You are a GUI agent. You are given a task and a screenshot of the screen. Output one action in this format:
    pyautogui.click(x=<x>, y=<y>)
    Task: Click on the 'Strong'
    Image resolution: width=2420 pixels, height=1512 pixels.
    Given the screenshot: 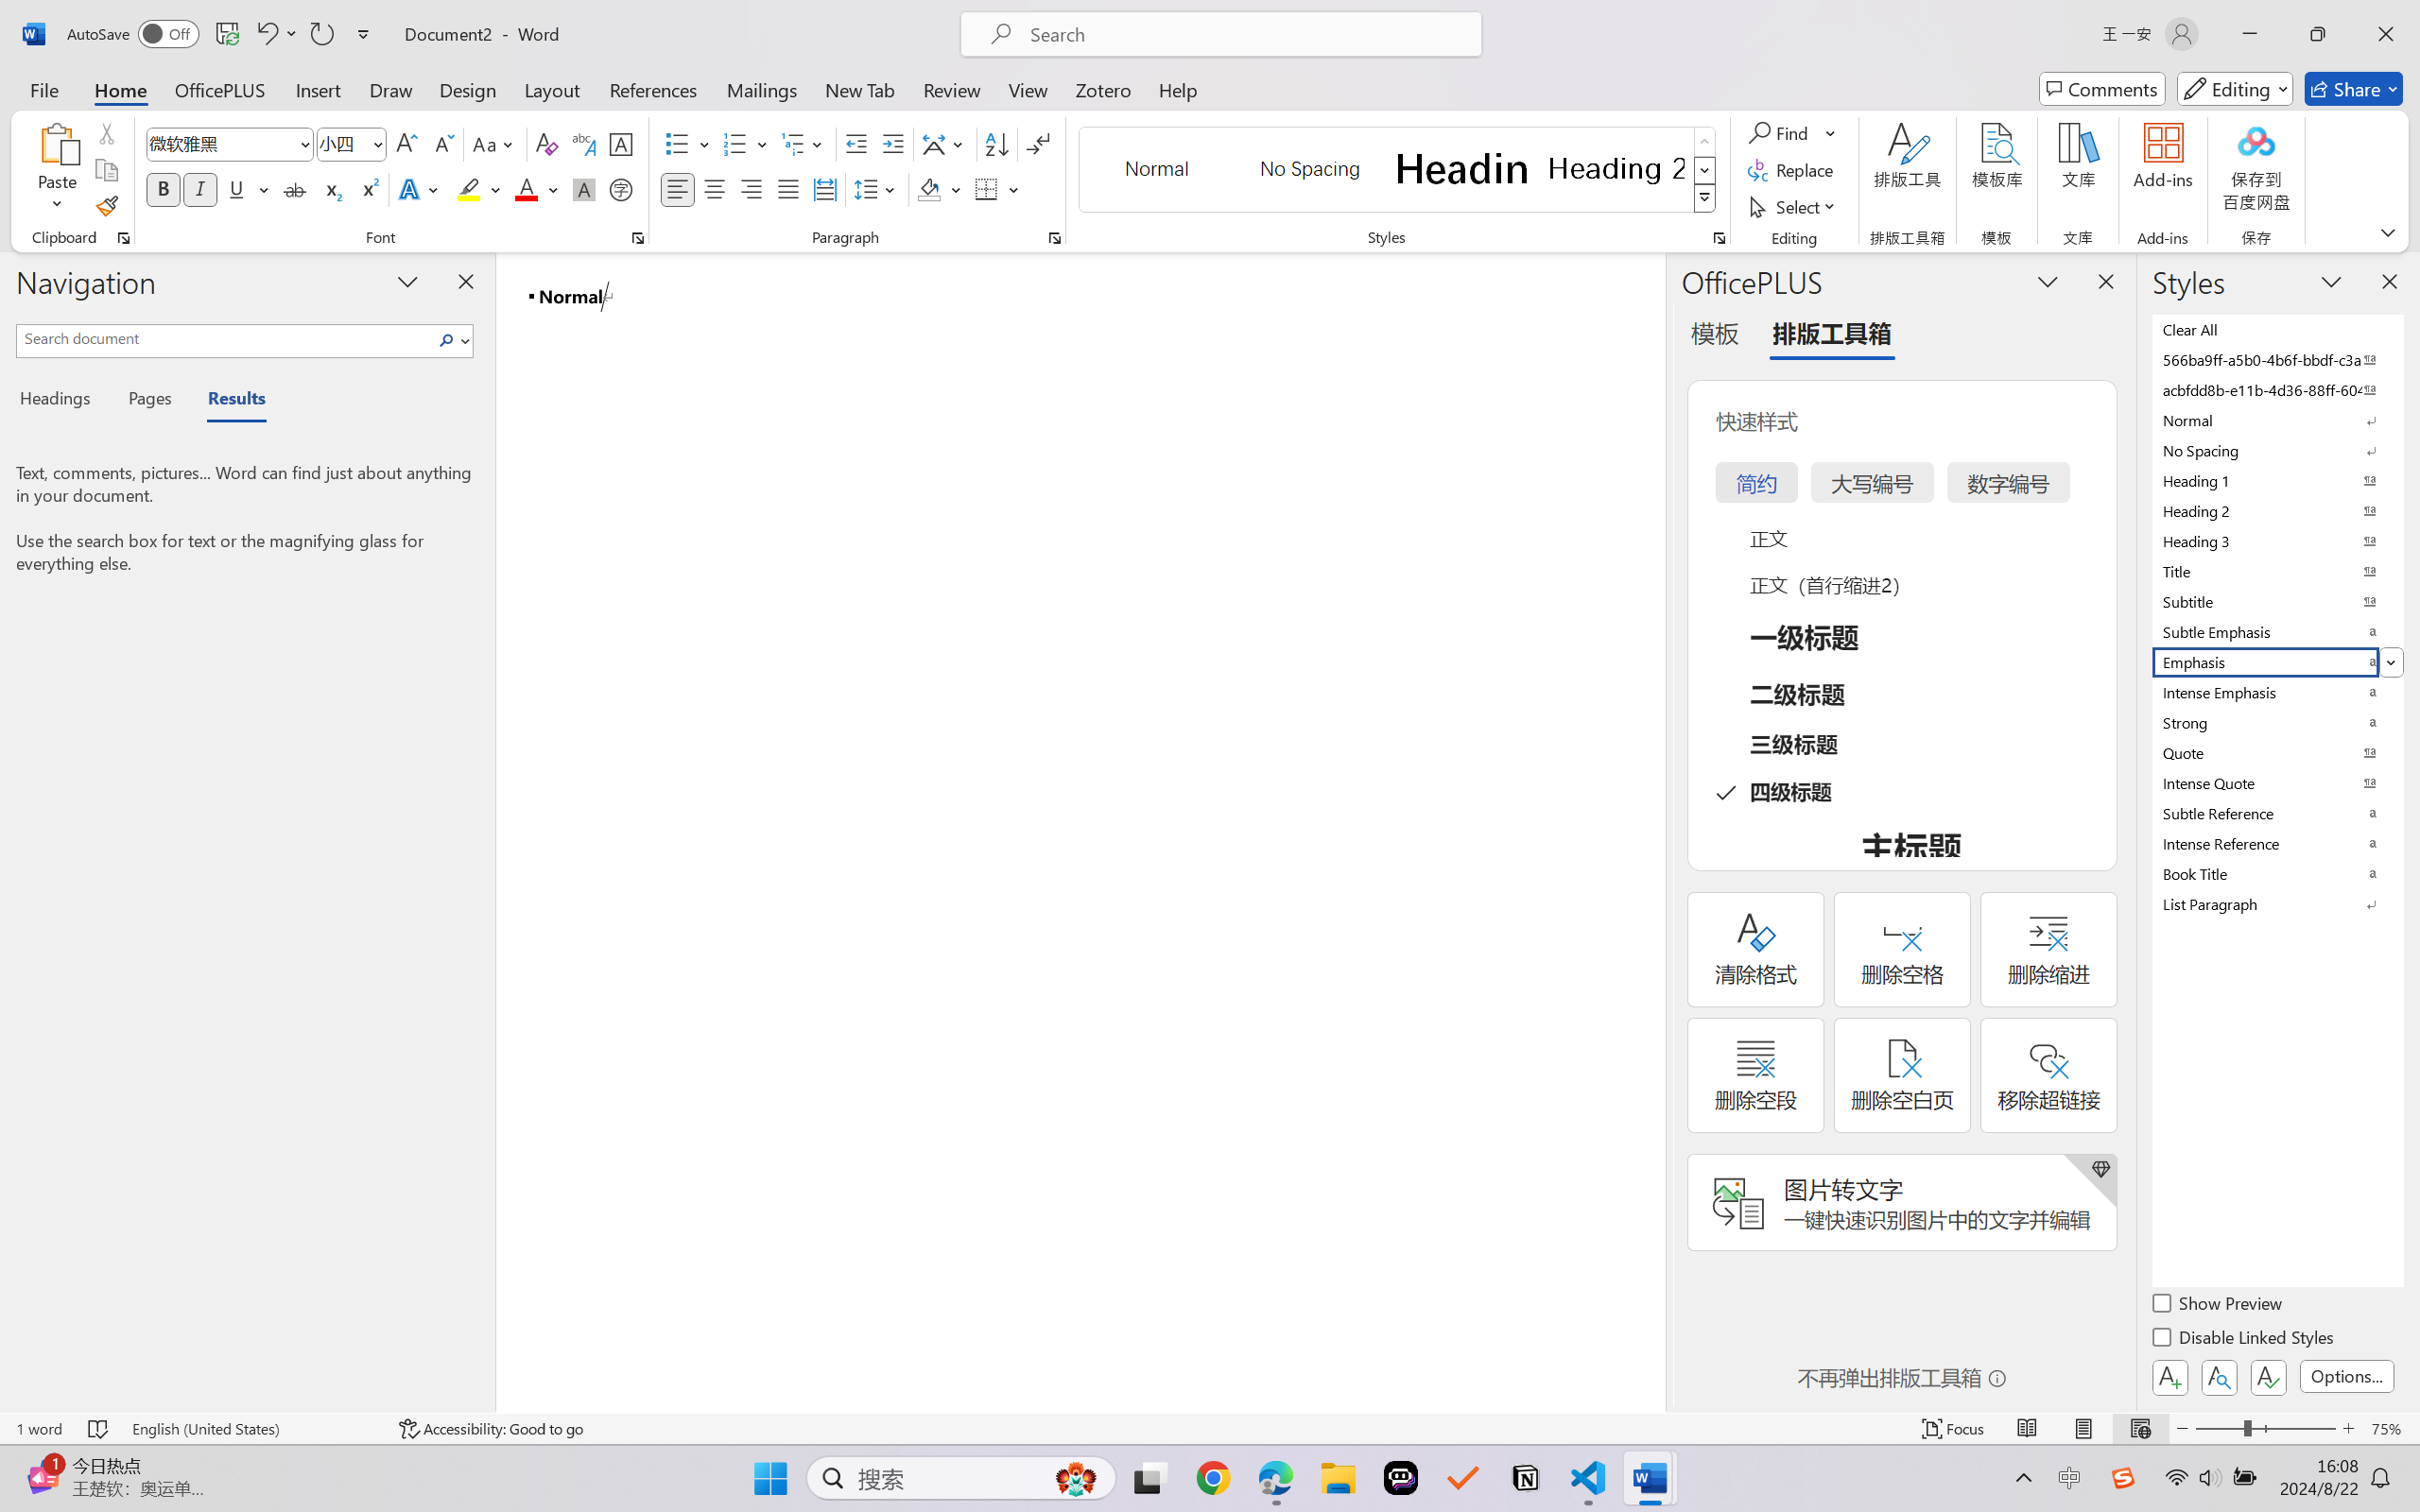 What is the action you would take?
    pyautogui.click(x=2275, y=722)
    